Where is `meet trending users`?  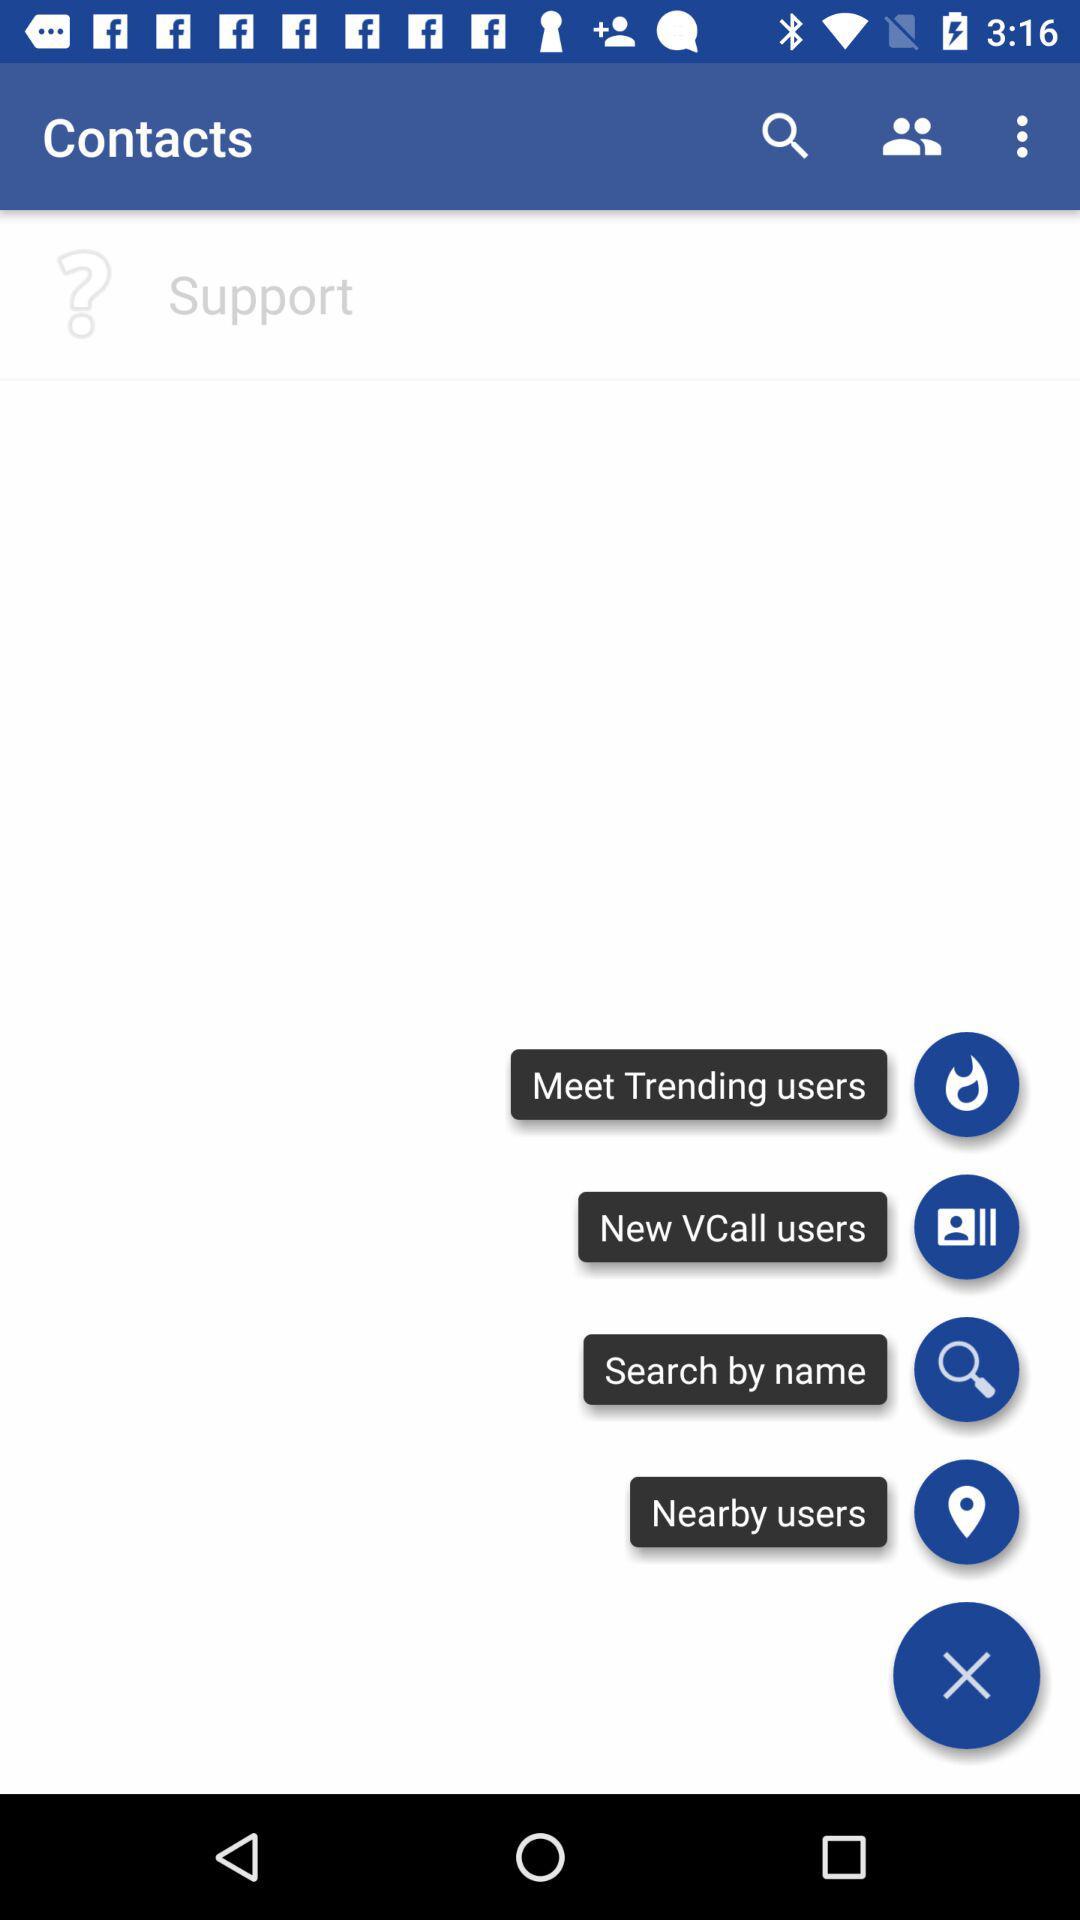 meet trending users is located at coordinates (965, 1083).